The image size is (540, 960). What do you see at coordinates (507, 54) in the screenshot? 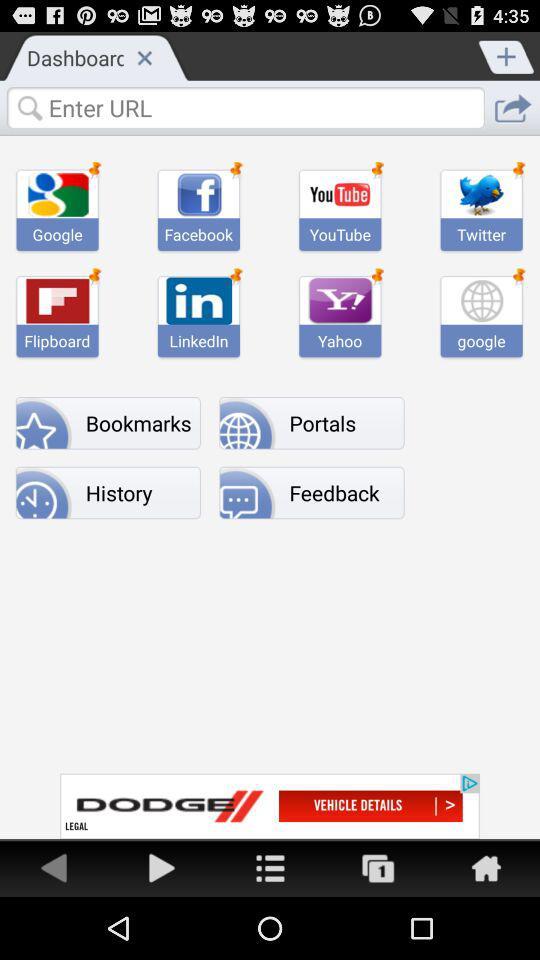
I see `open new tab` at bounding box center [507, 54].